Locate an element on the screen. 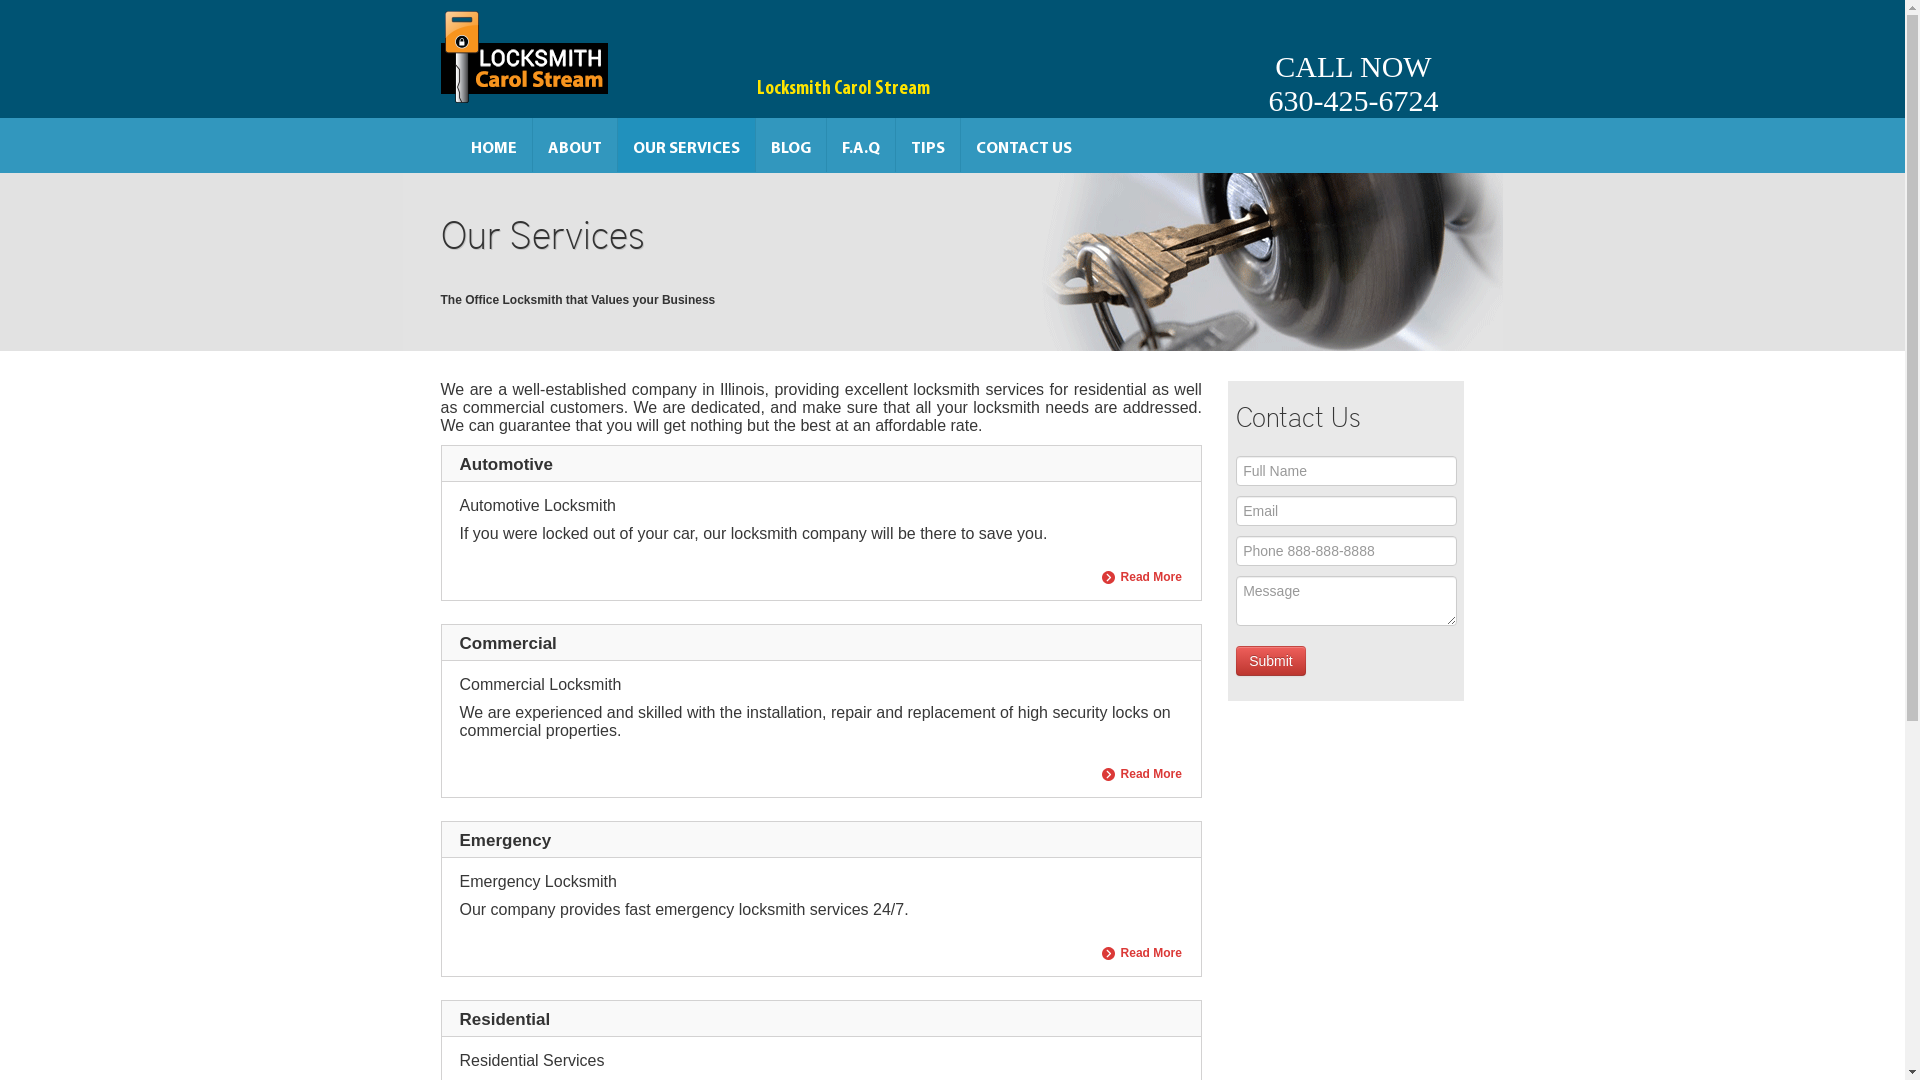 Image resolution: width=1920 pixels, height=1080 pixels. 'F.A.Q' is located at coordinates (859, 144).